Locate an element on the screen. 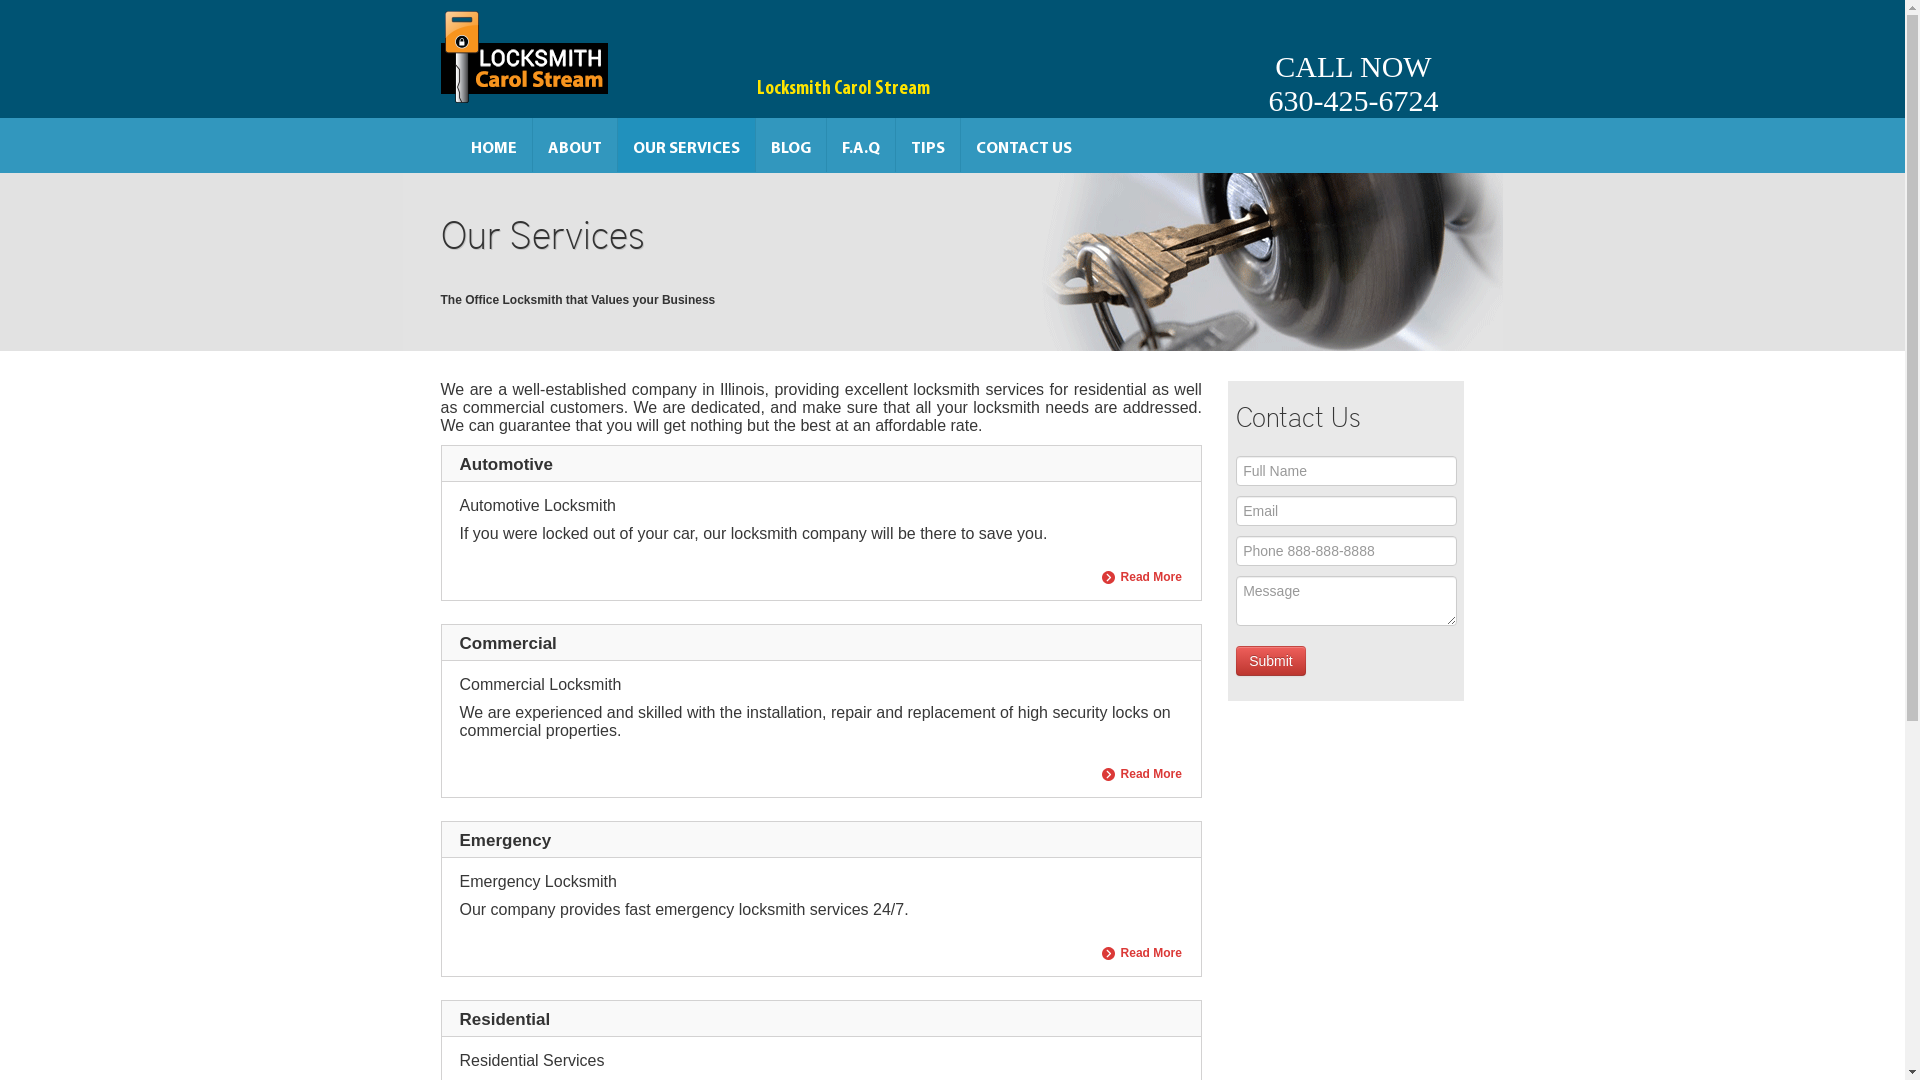 Image resolution: width=1920 pixels, height=1080 pixels. 'F.A.Q' is located at coordinates (859, 144).